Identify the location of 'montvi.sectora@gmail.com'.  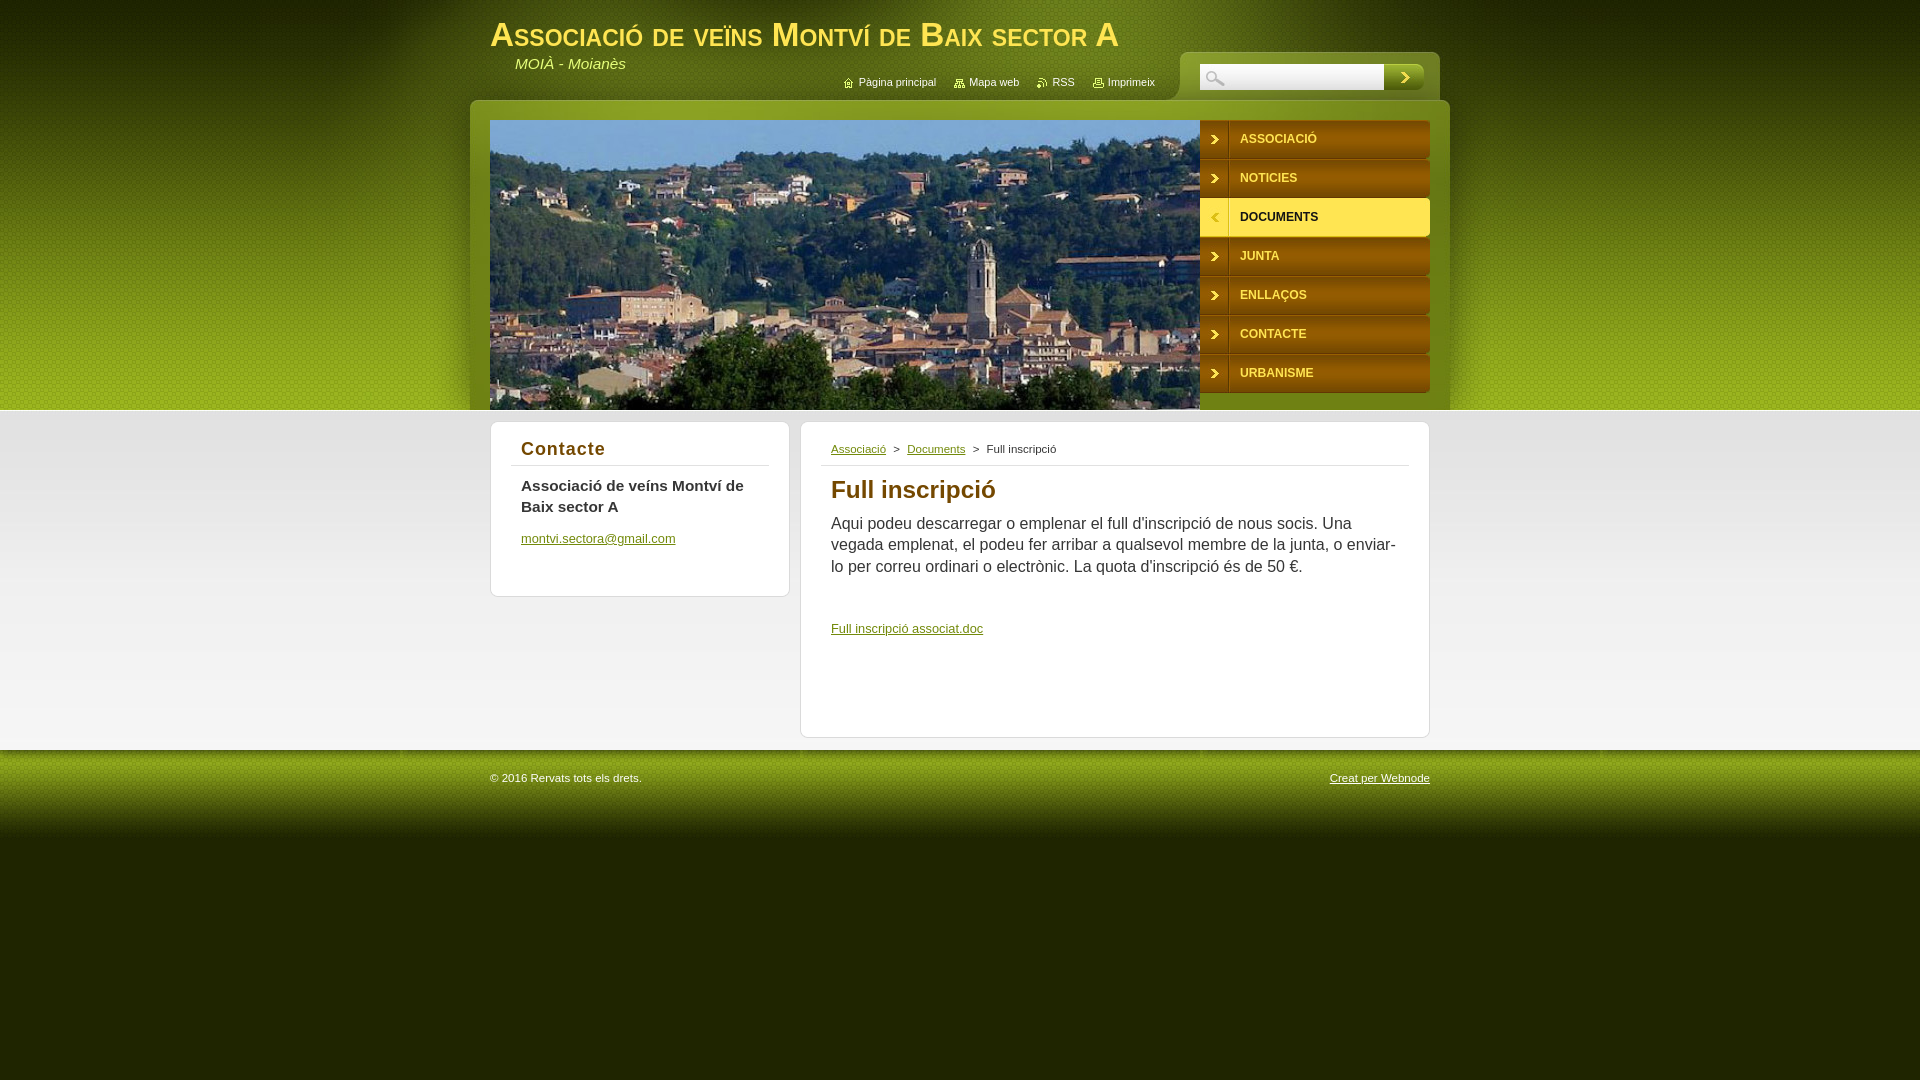
(597, 537).